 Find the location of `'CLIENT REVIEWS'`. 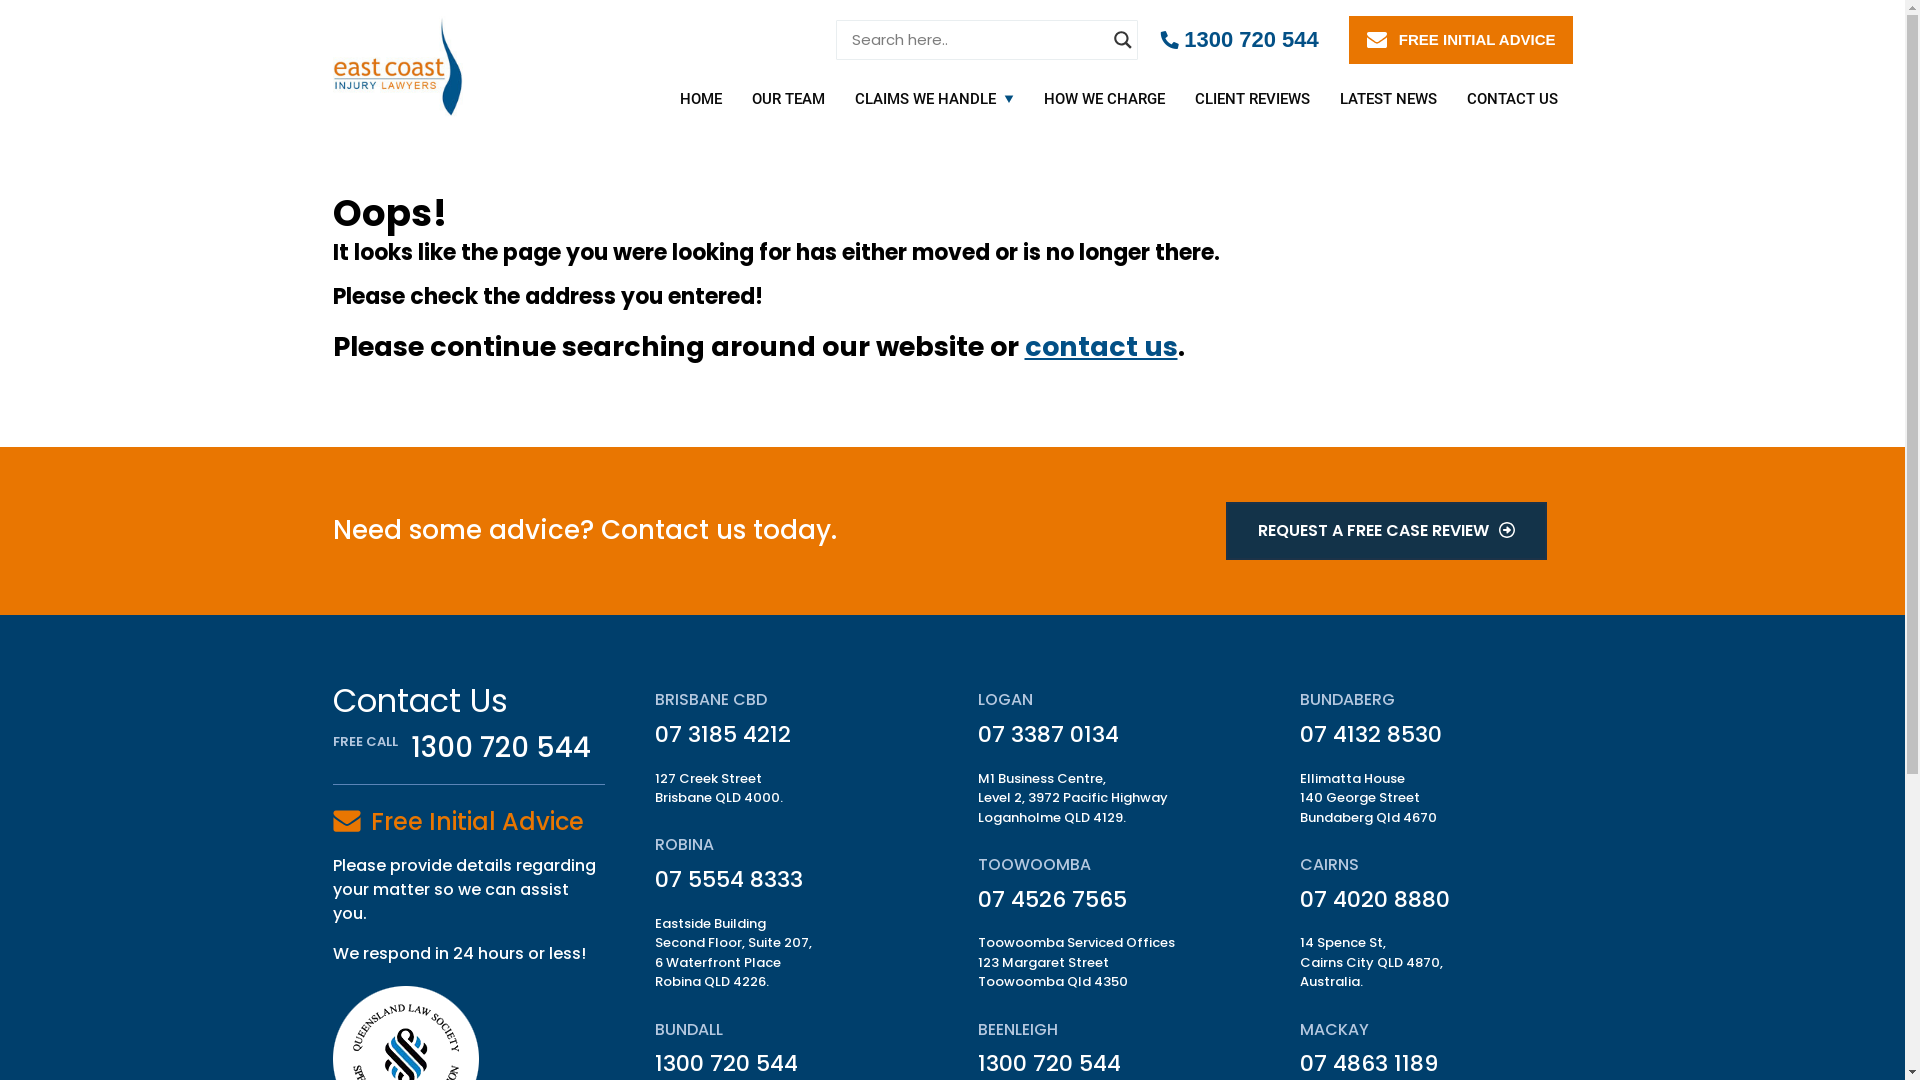

'CLIENT REVIEWS' is located at coordinates (1251, 99).